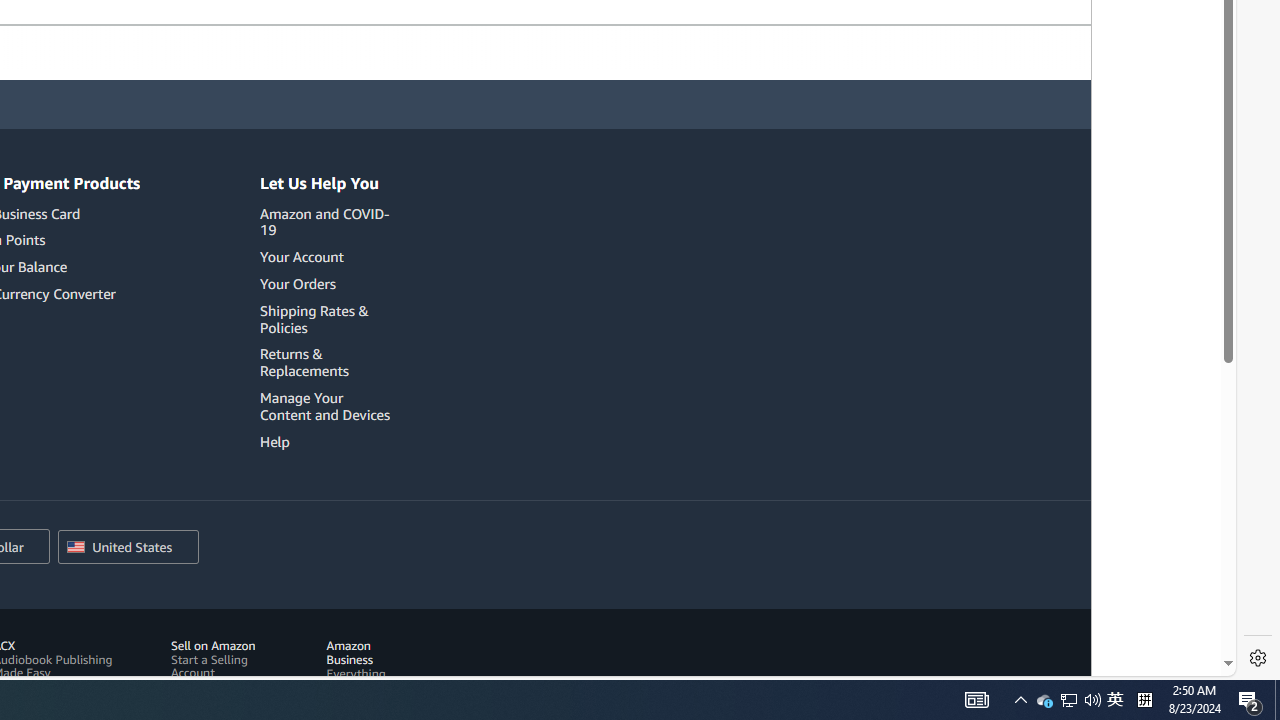 The width and height of the screenshot is (1280, 720). I want to click on 'Your Orders', so click(296, 283).